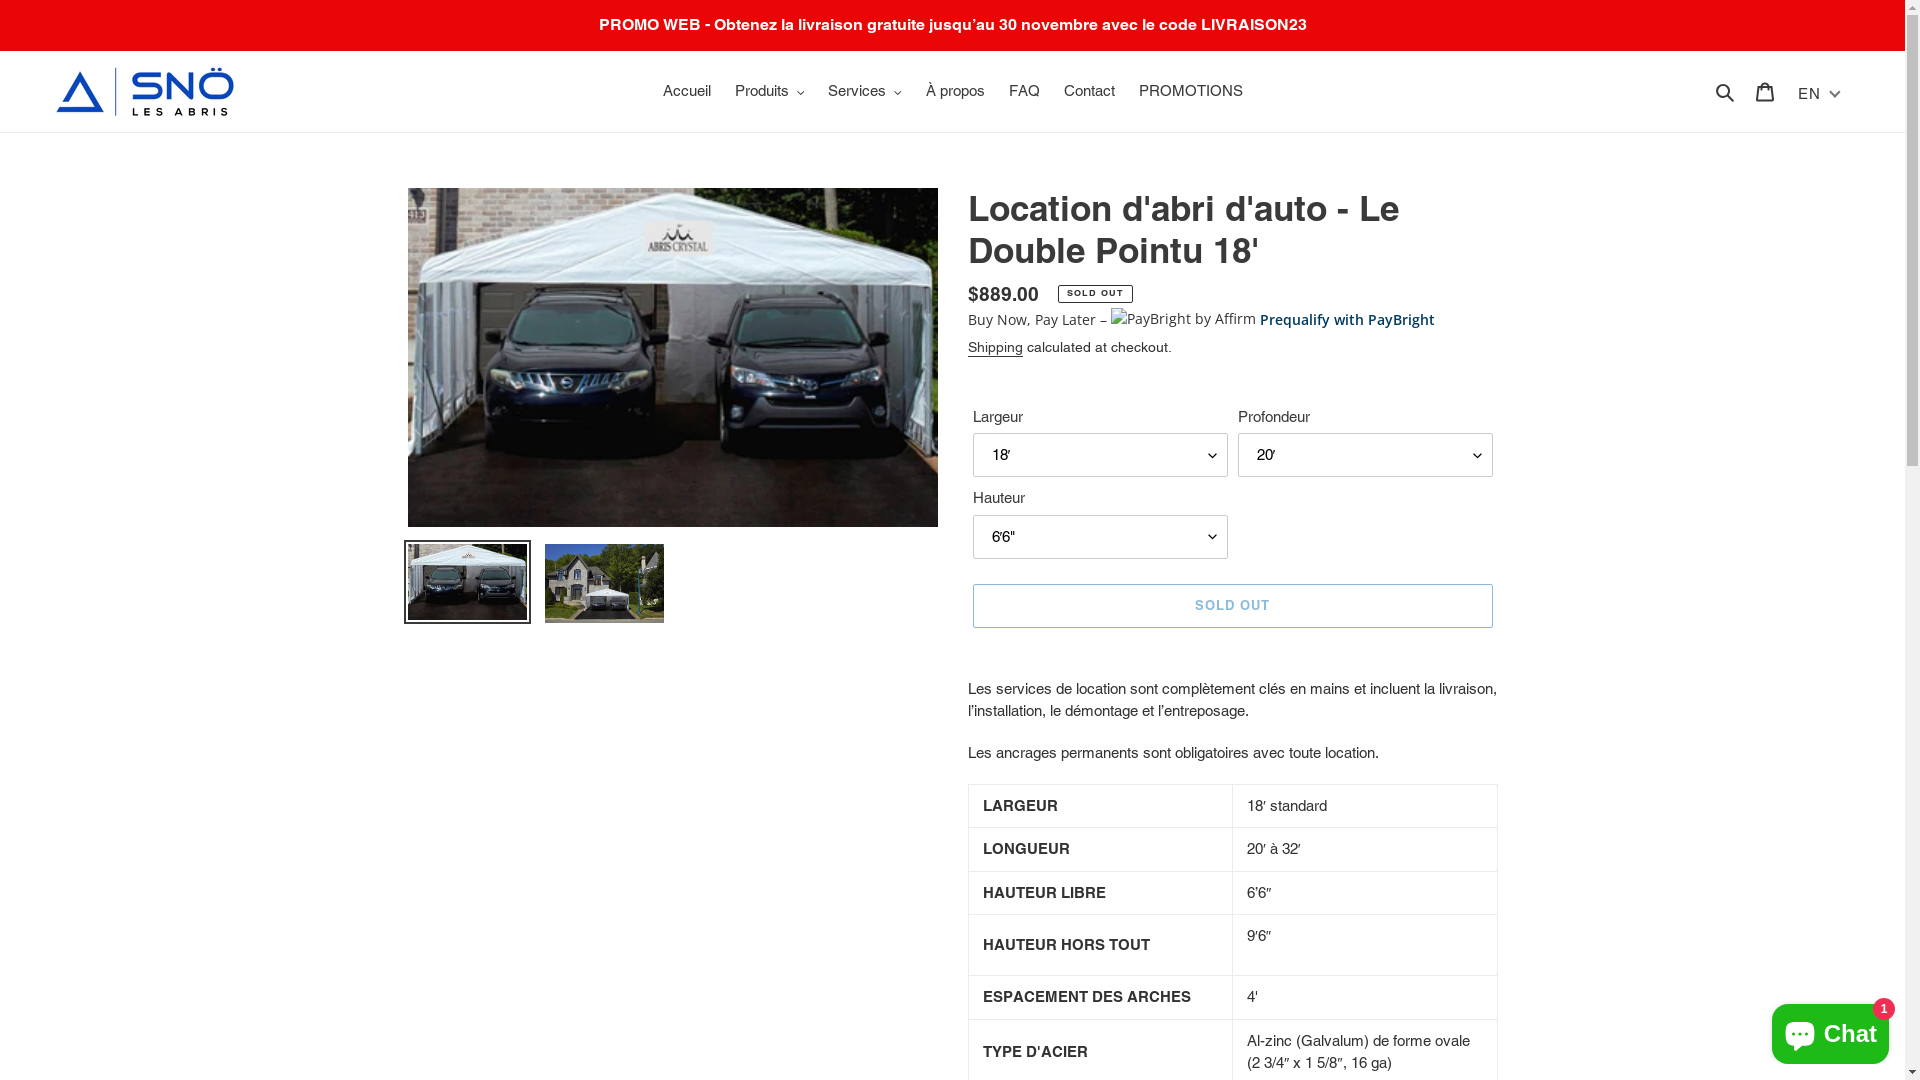 The image size is (1920, 1080). I want to click on 'Cart', so click(1765, 91).